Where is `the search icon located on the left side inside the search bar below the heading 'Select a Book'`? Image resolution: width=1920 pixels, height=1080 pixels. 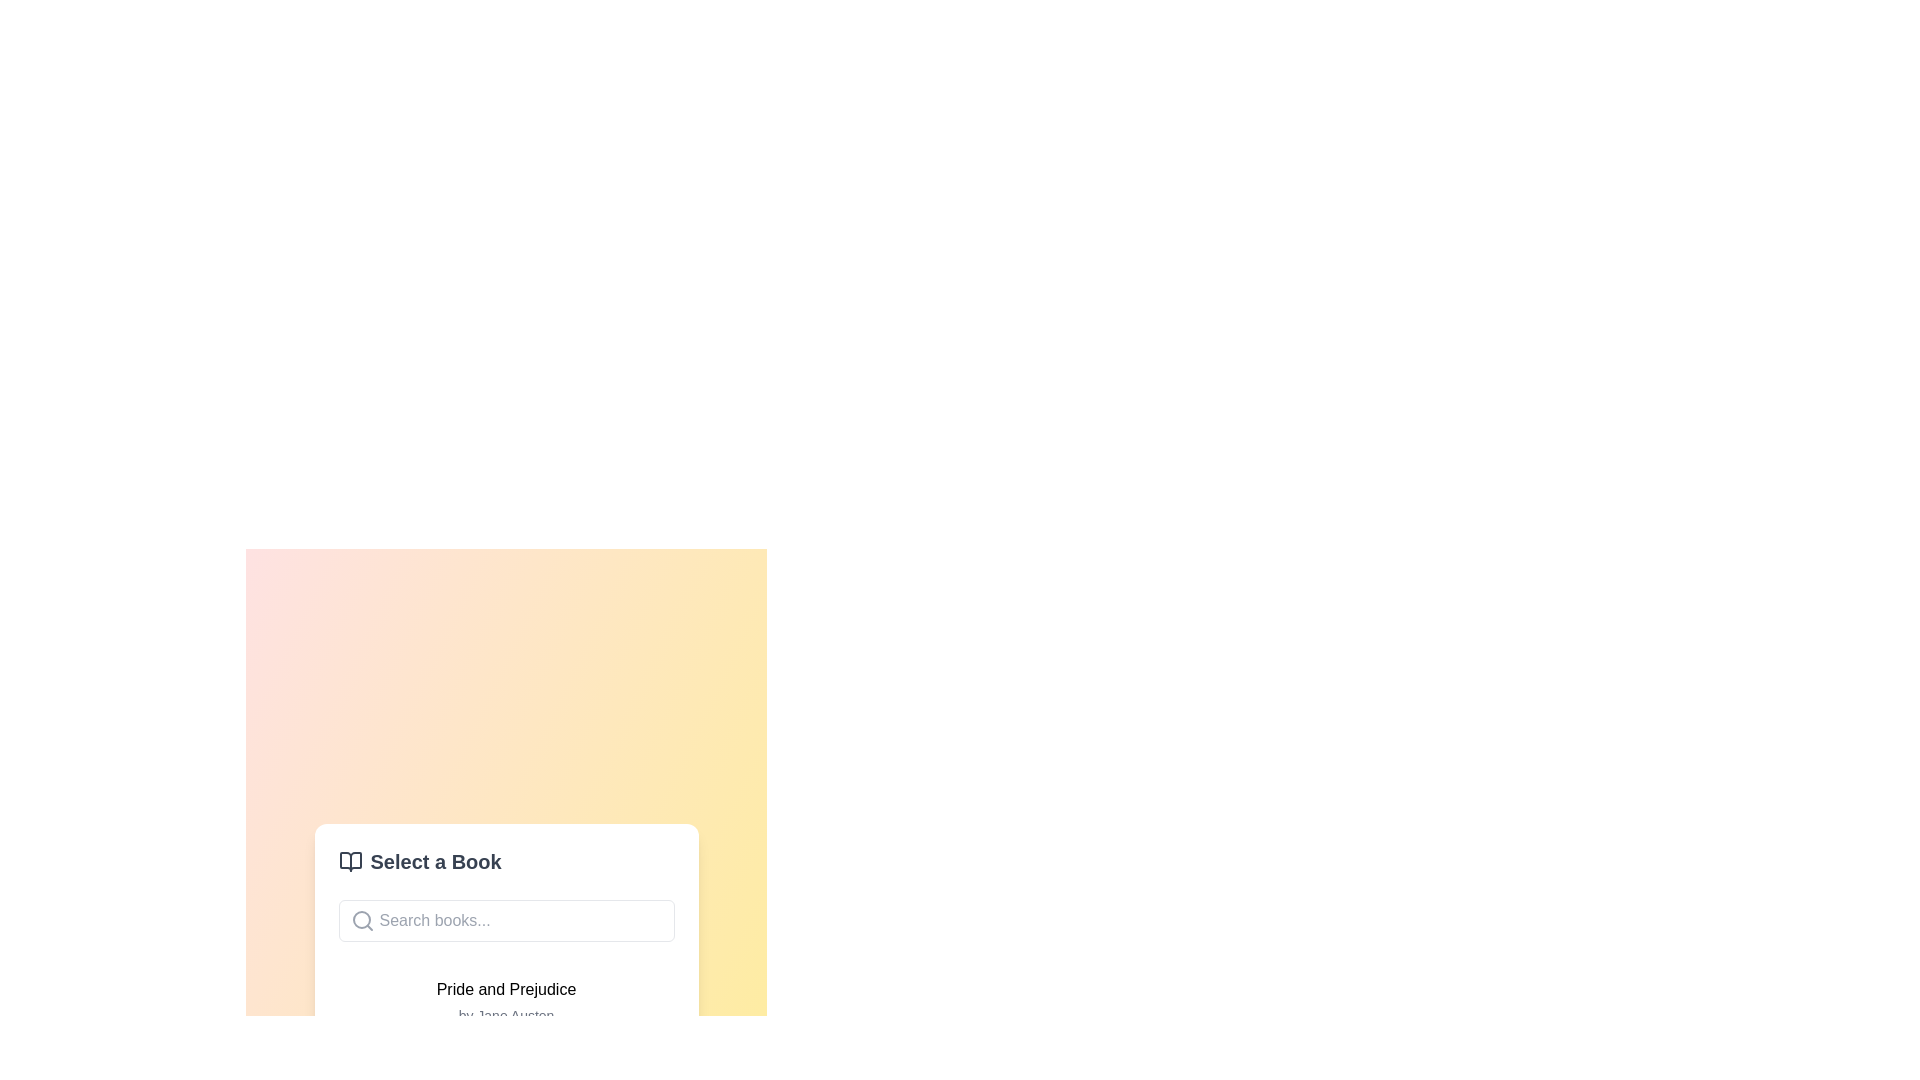
the search icon located on the left side inside the search bar below the heading 'Select a Book' is located at coordinates (362, 921).